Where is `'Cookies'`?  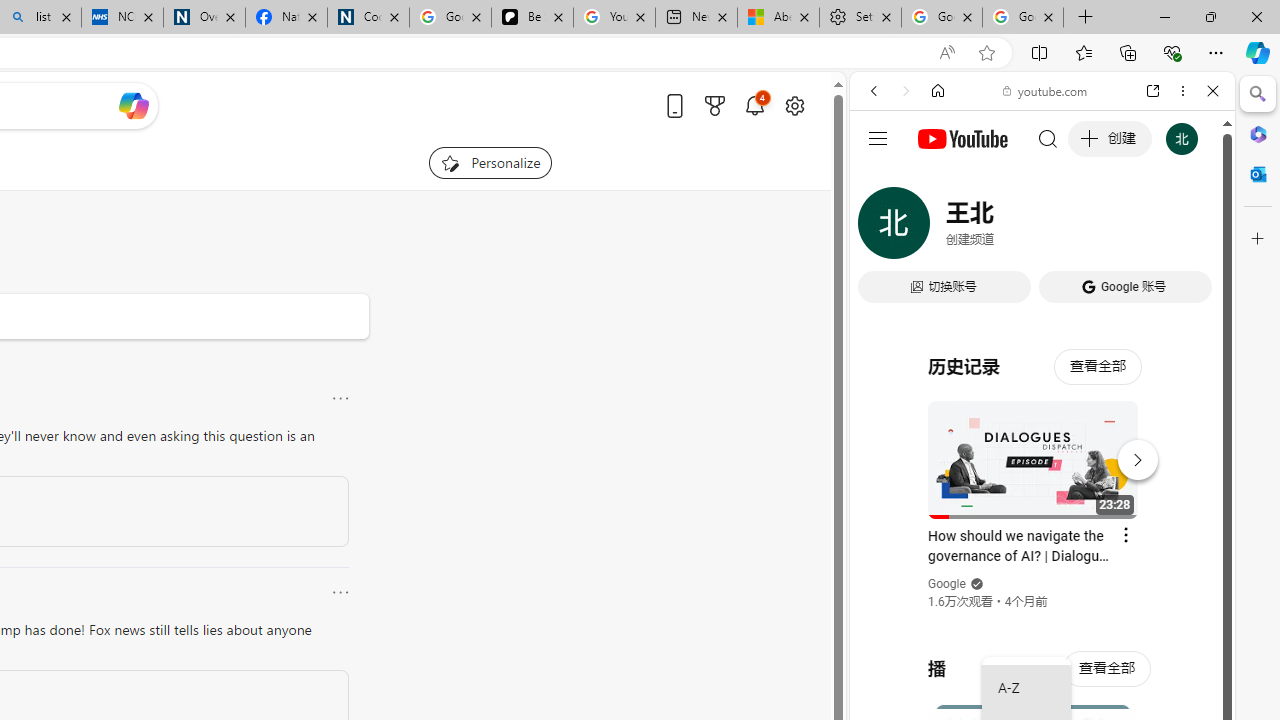 'Cookies' is located at coordinates (368, 17).